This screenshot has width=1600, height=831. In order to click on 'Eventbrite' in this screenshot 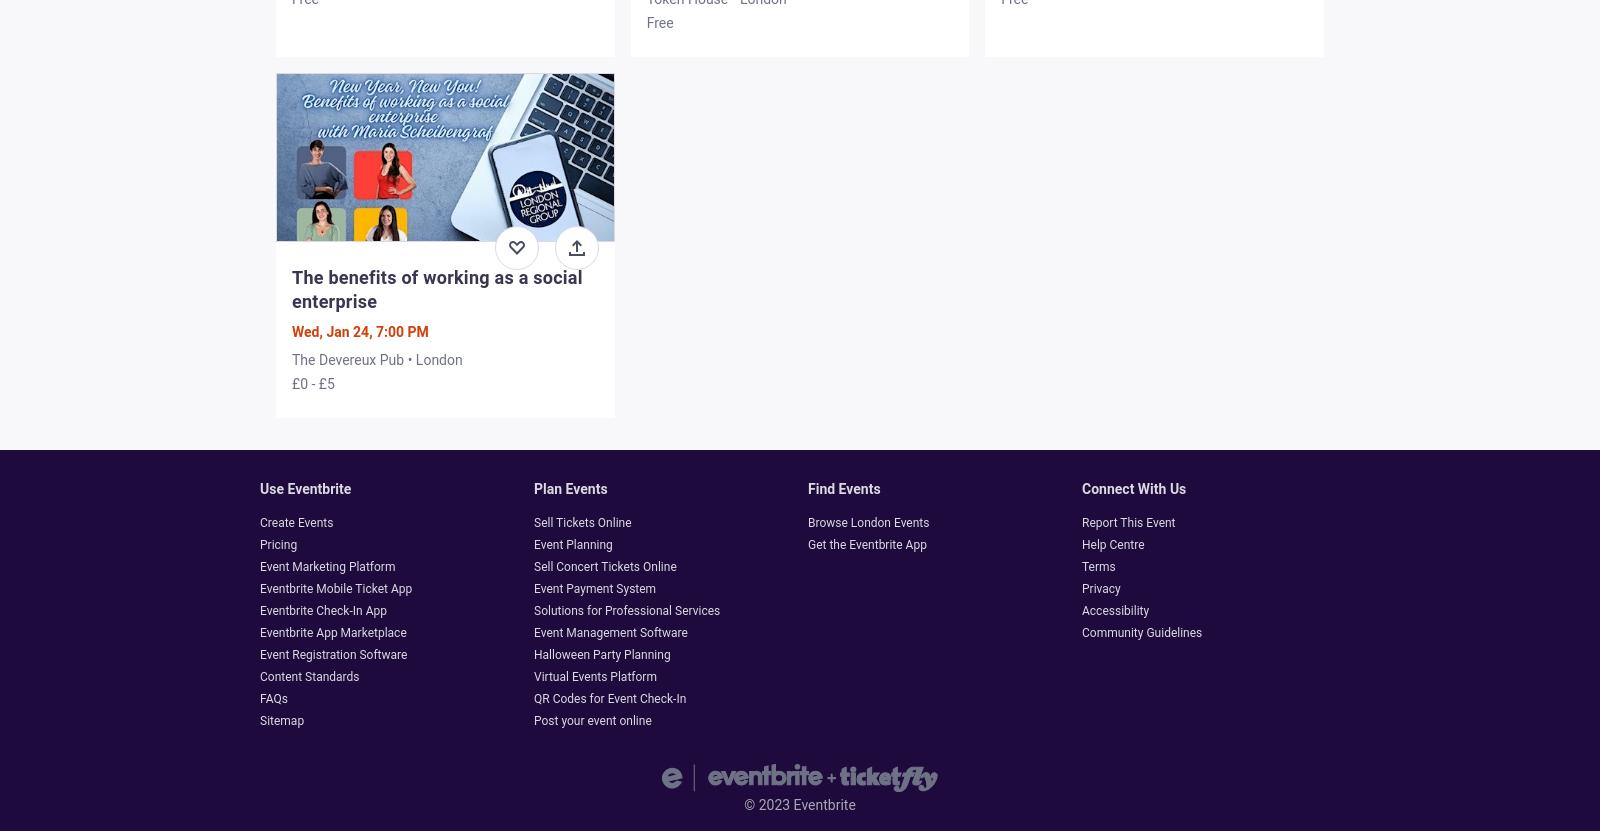, I will do `click(821, 803)`.